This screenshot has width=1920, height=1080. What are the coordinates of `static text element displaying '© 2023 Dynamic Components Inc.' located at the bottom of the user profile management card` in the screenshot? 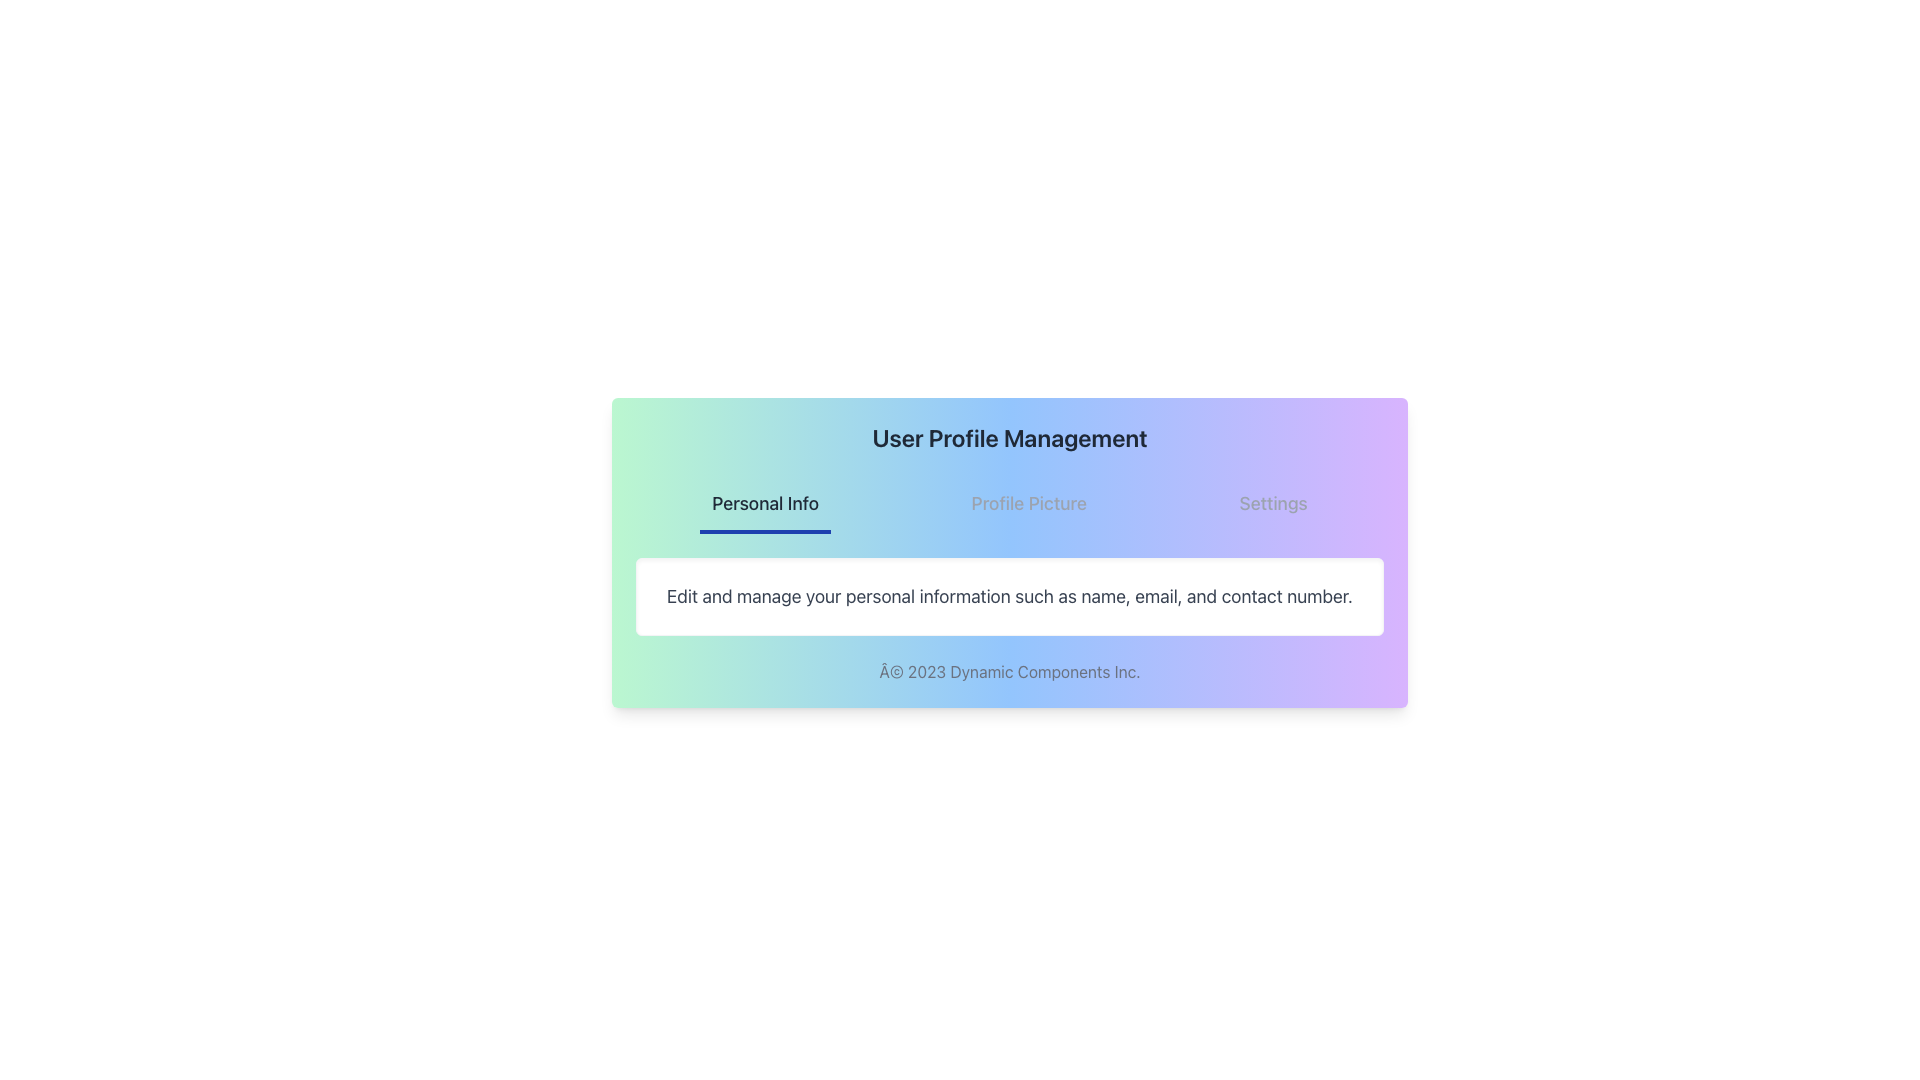 It's located at (1009, 671).